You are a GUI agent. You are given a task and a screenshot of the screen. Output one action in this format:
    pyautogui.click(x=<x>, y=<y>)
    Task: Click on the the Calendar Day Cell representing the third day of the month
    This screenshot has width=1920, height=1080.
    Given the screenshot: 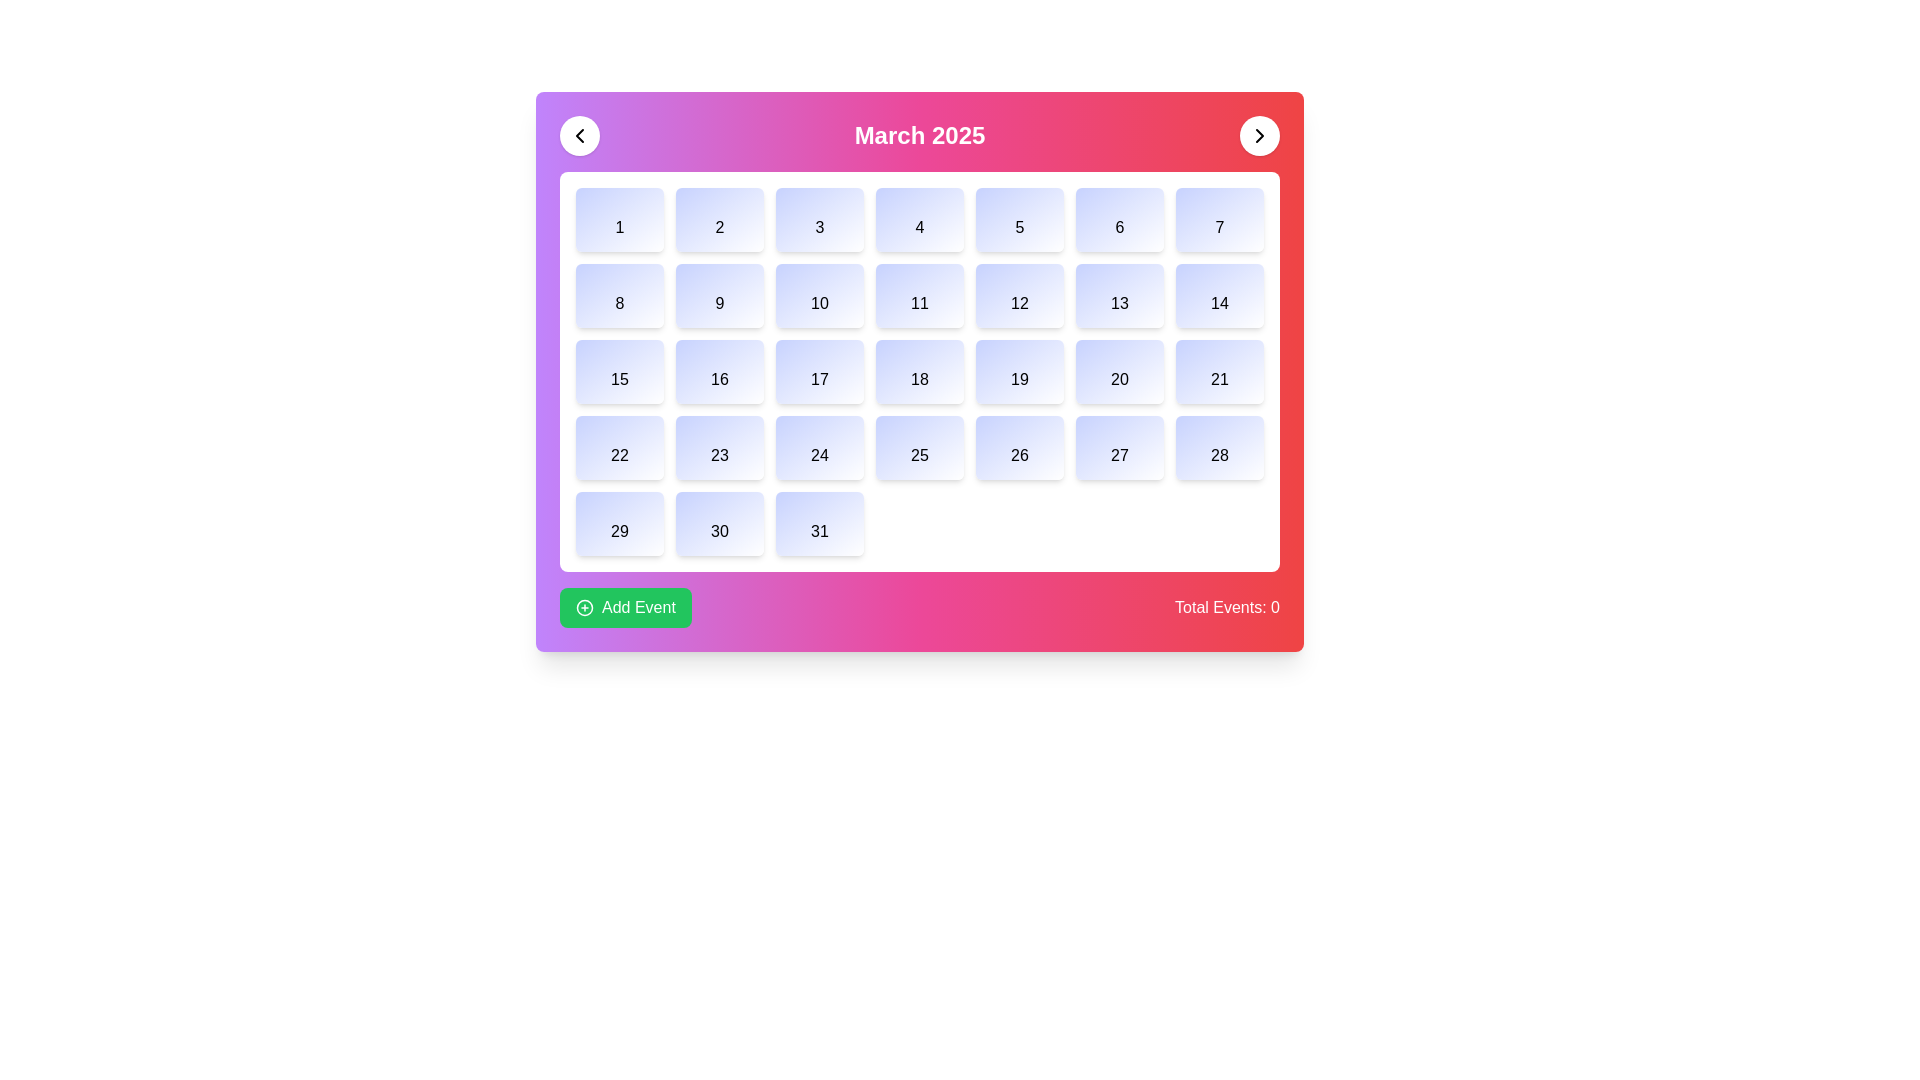 What is the action you would take?
    pyautogui.click(x=820, y=219)
    